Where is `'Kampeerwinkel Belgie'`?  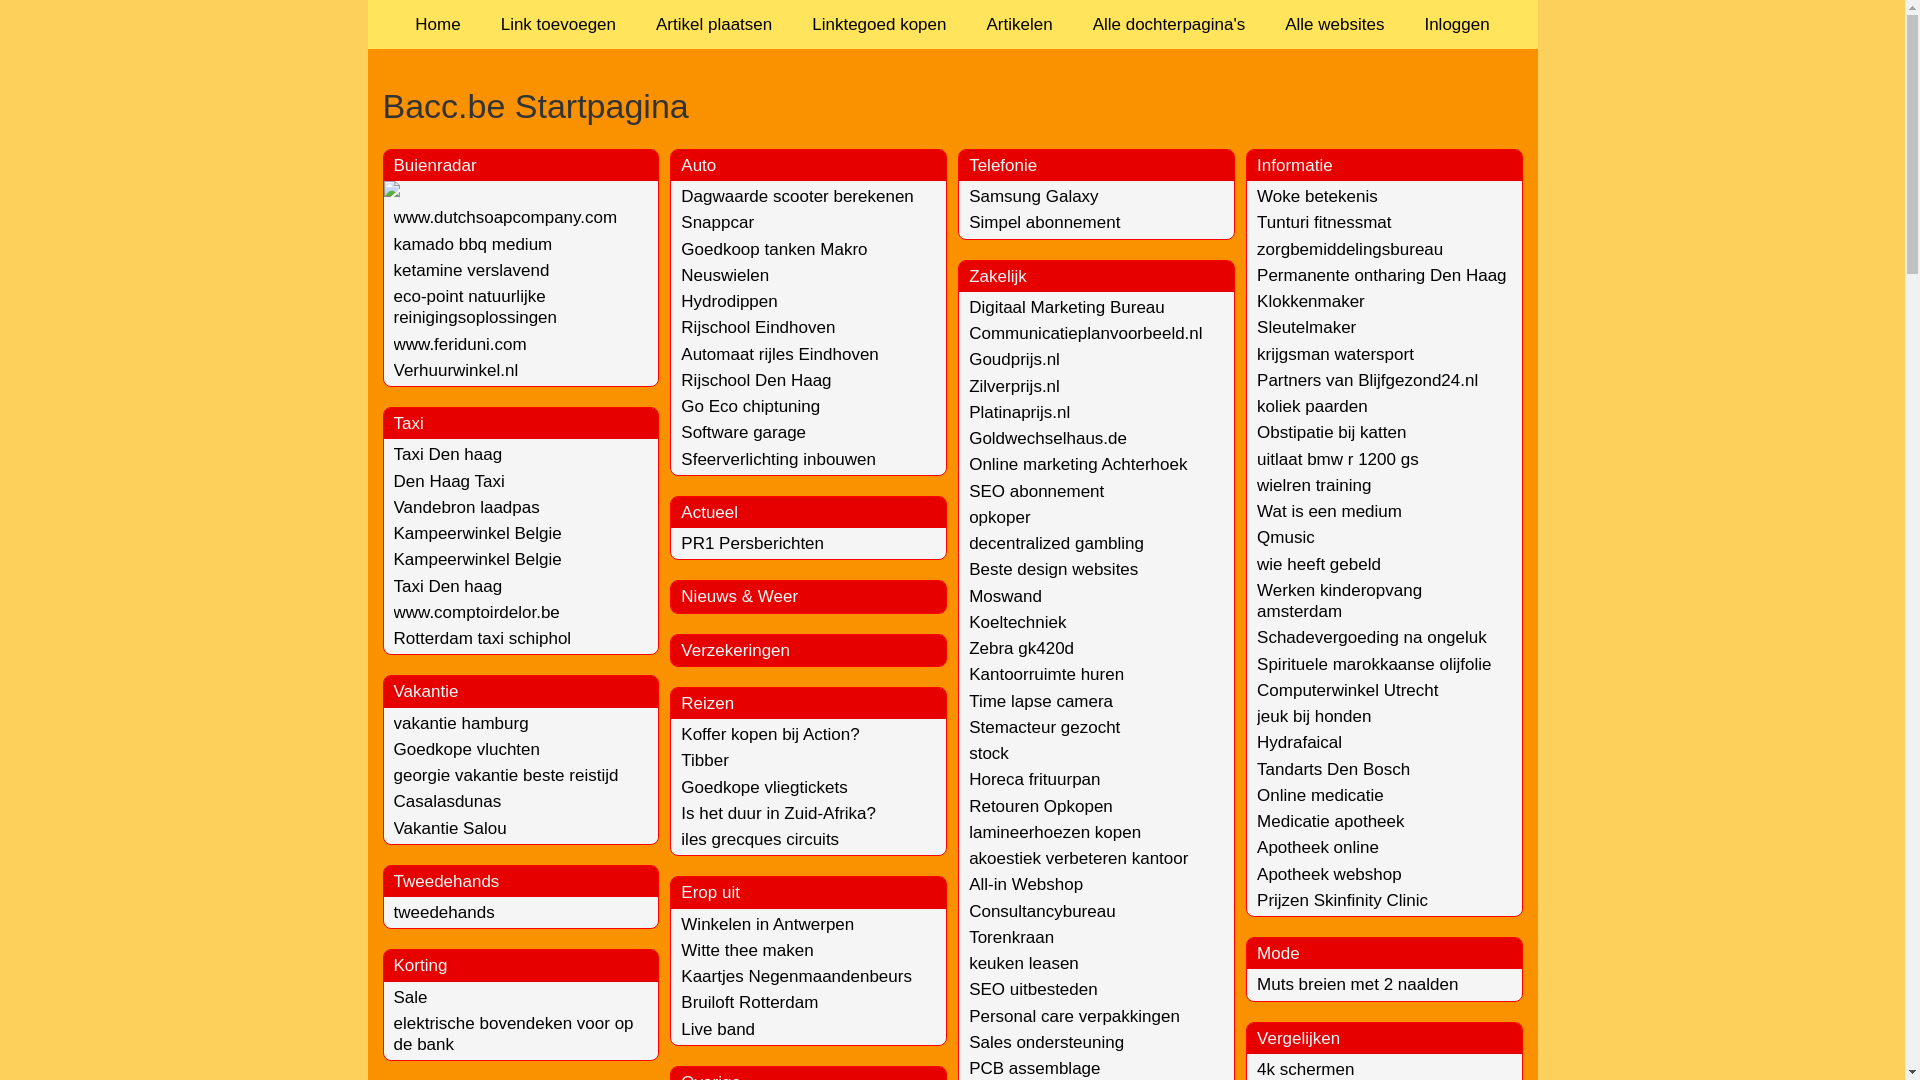 'Kampeerwinkel Belgie' is located at coordinates (393, 532).